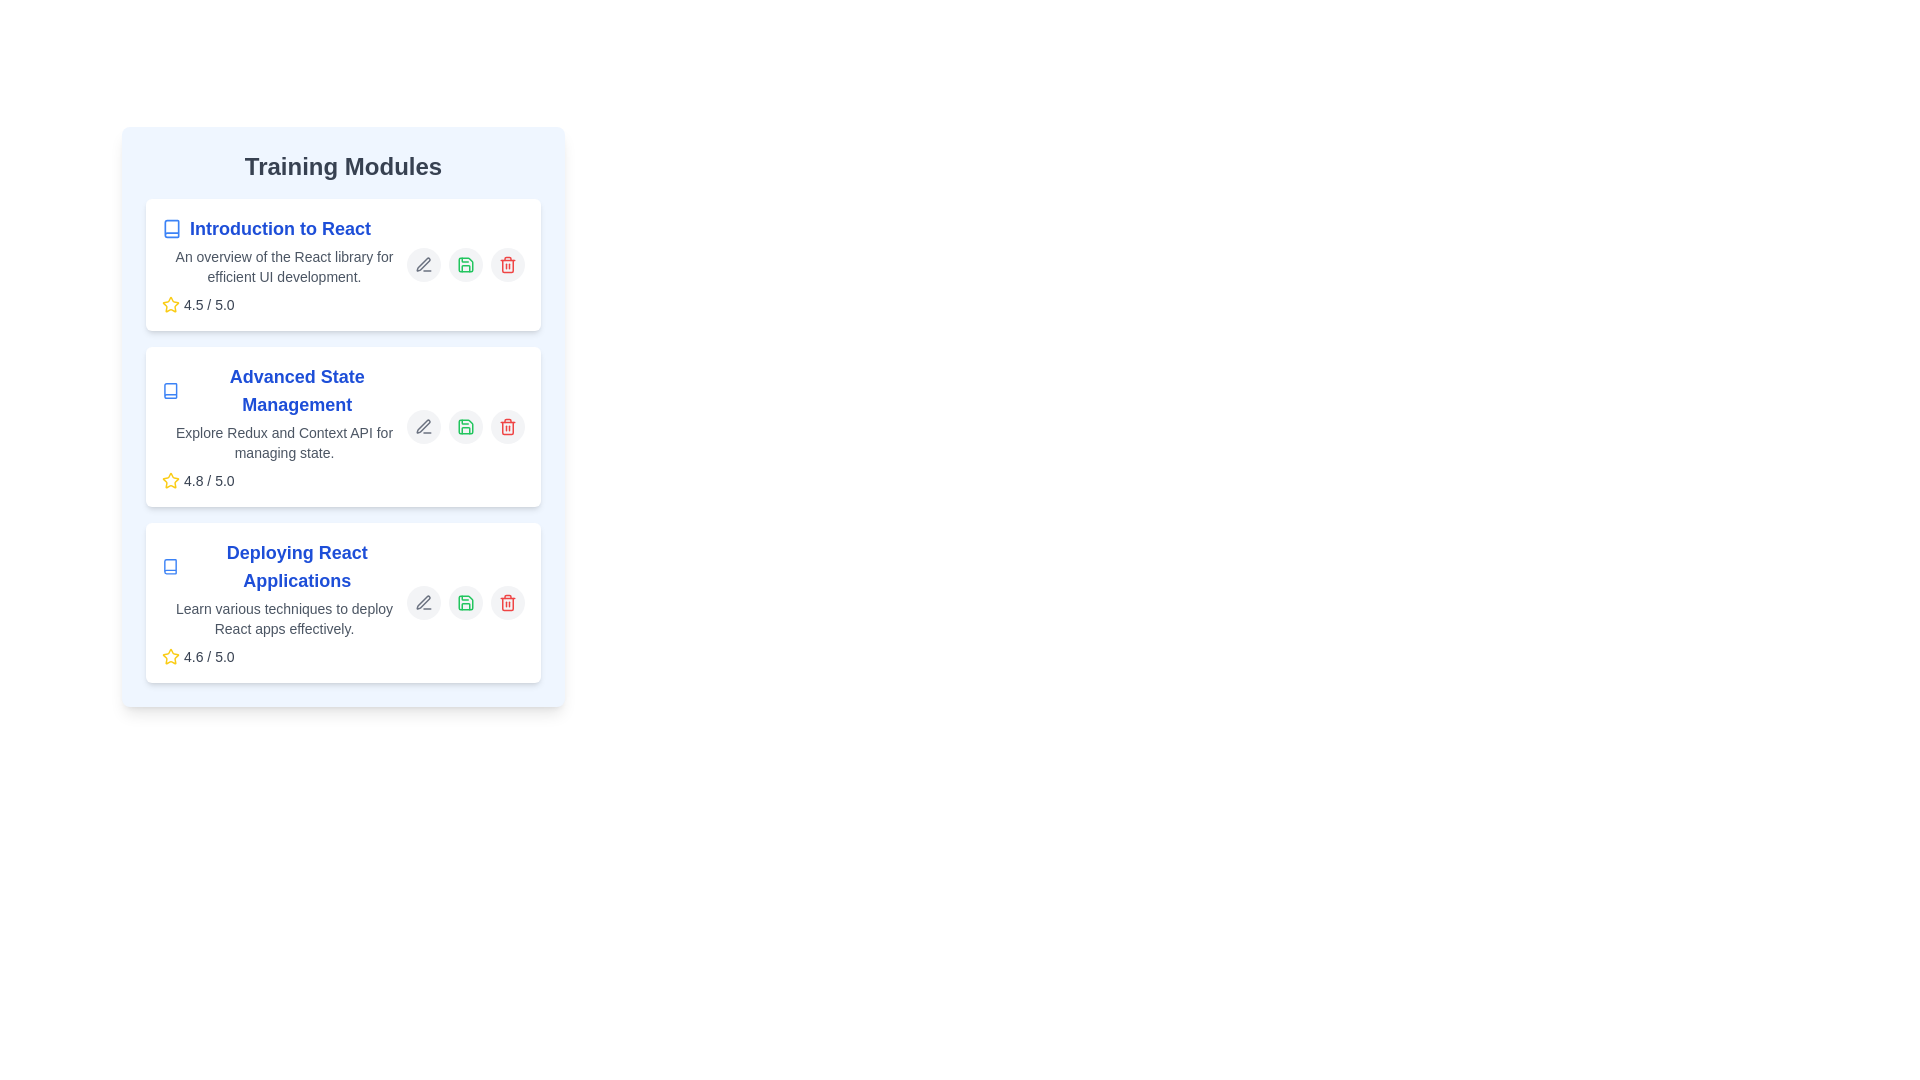 This screenshot has width=1920, height=1080. Describe the element at coordinates (422, 426) in the screenshot. I see `the pen icon button representing the edit function in the 'Advanced State Management' module` at that location.